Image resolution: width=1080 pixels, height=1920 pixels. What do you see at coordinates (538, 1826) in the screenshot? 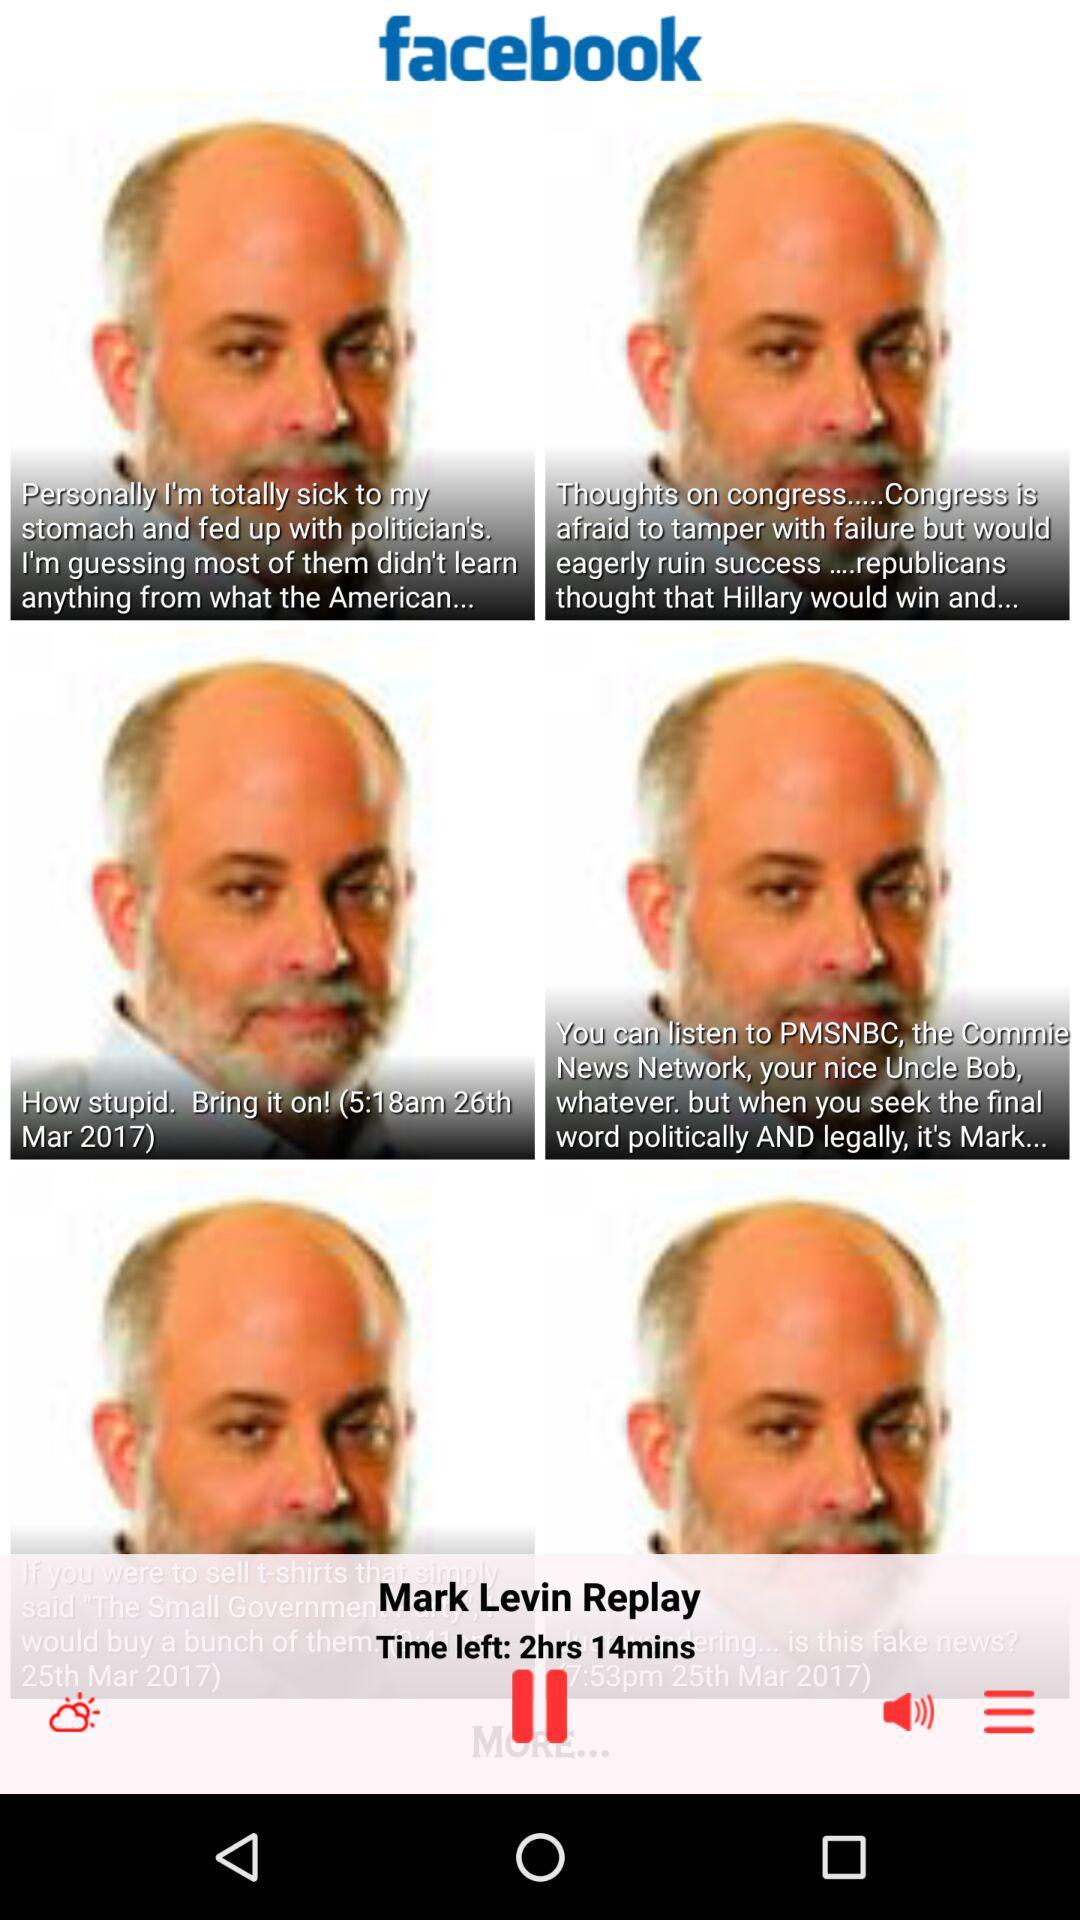
I see `the pause icon` at bounding box center [538, 1826].